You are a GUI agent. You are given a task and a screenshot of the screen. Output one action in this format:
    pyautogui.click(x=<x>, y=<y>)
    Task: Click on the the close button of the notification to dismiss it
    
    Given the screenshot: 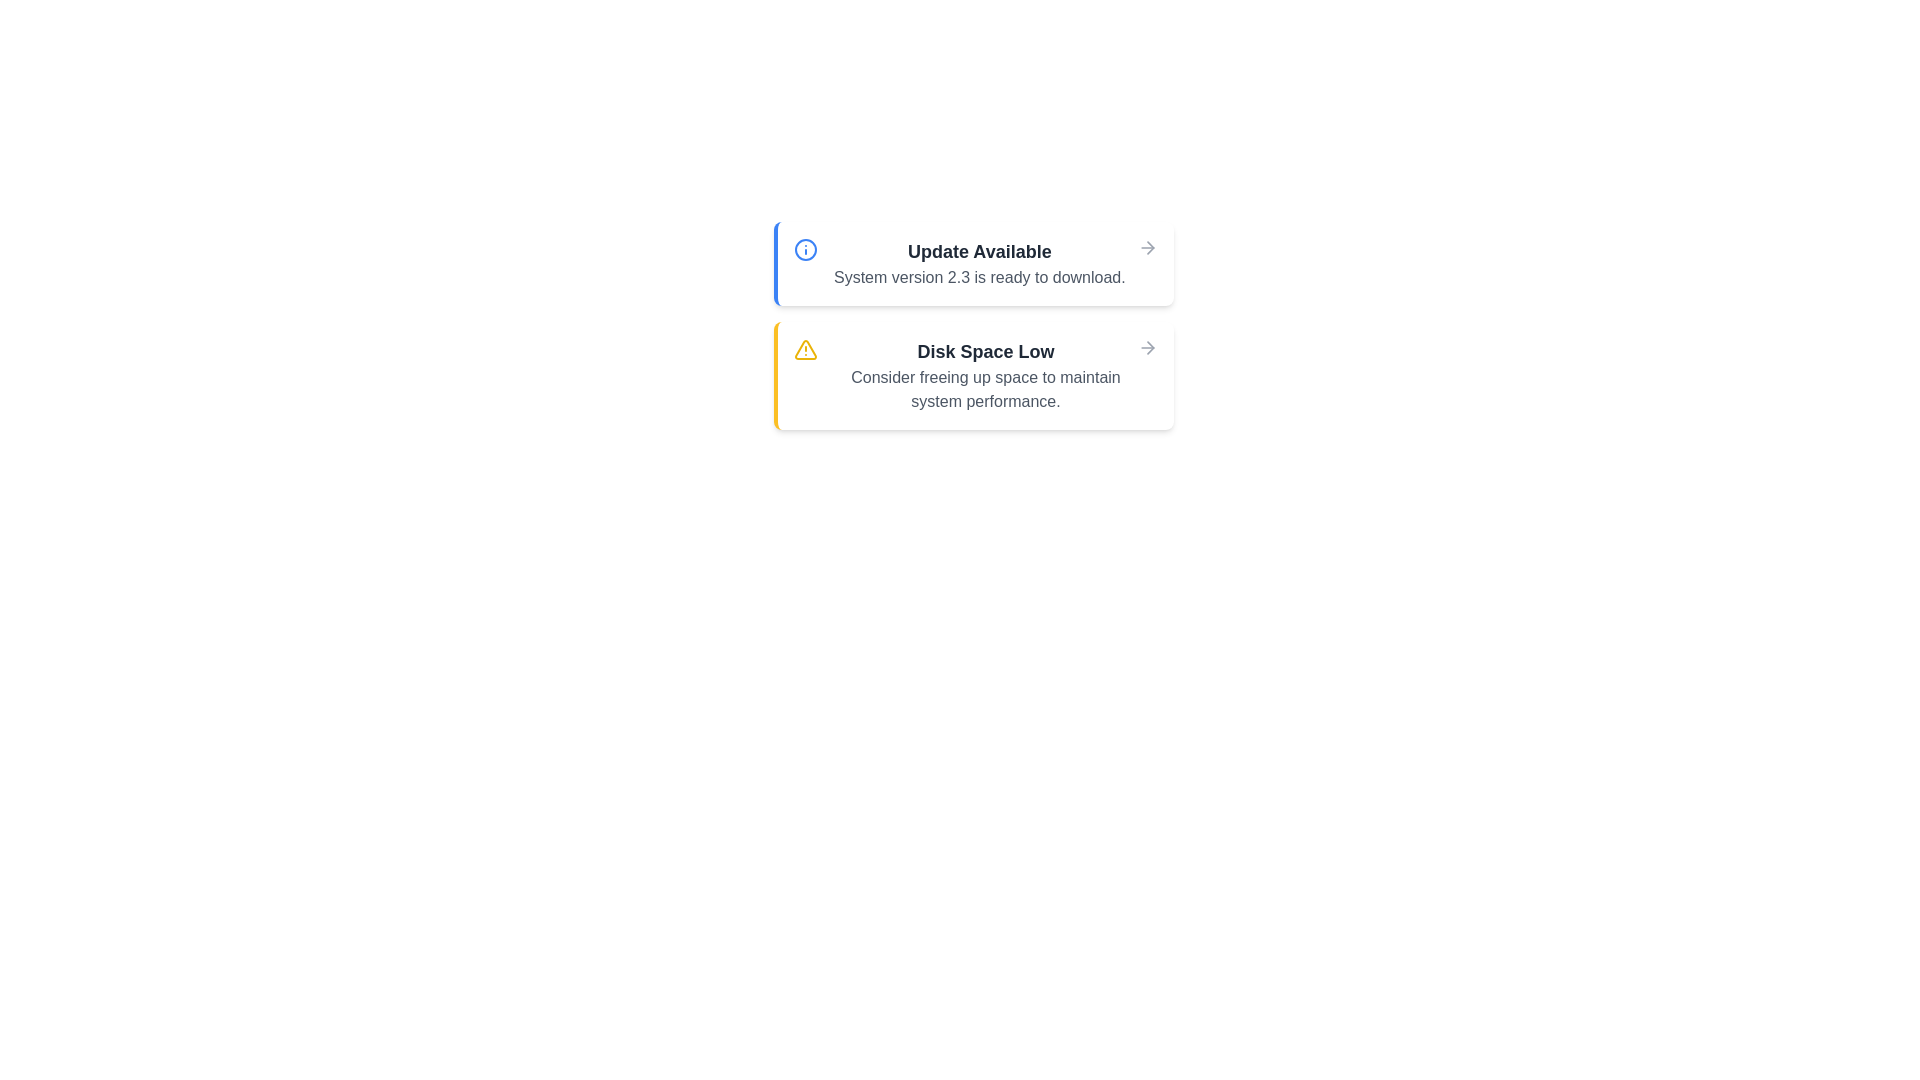 What is the action you would take?
    pyautogui.click(x=1147, y=246)
    